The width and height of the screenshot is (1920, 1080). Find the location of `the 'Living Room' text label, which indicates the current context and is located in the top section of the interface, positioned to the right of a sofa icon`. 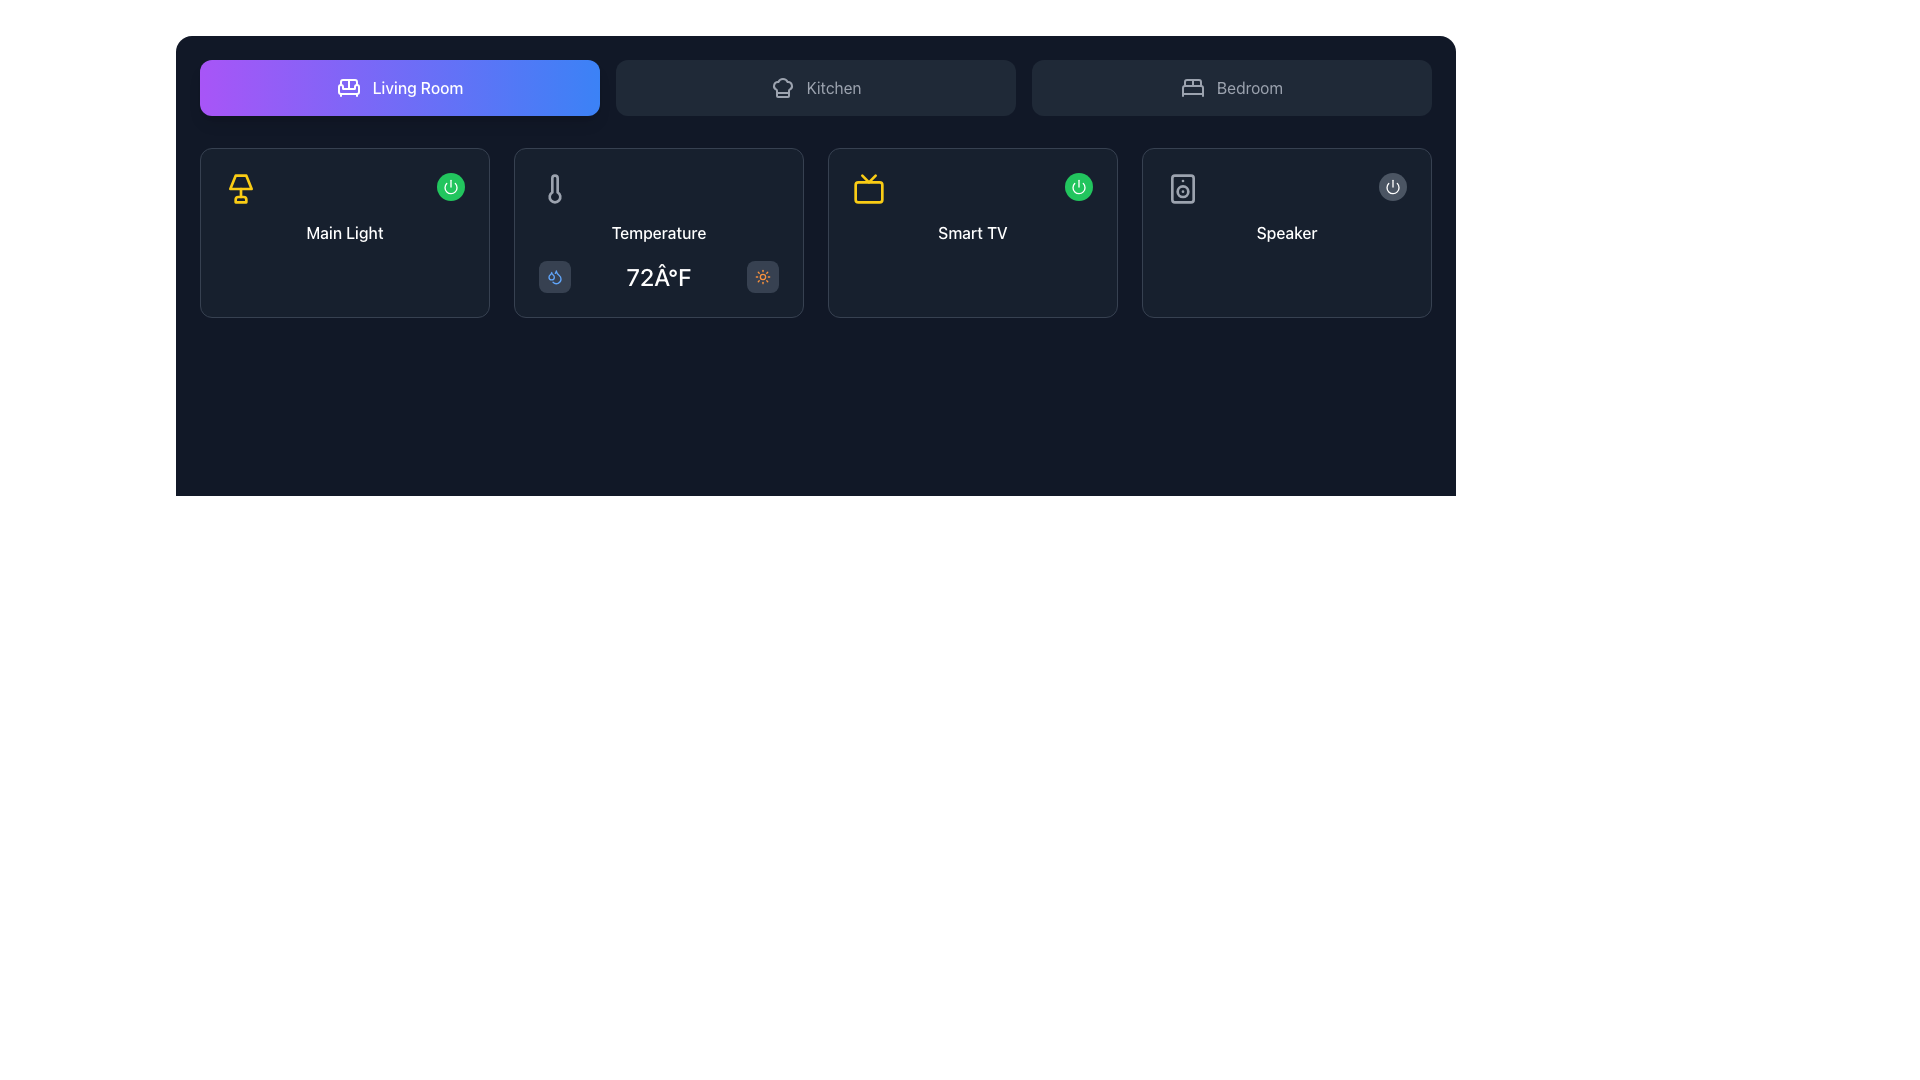

the 'Living Room' text label, which indicates the current context and is located in the top section of the interface, positioned to the right of a sofa icon is located at coordinates (416, 87).